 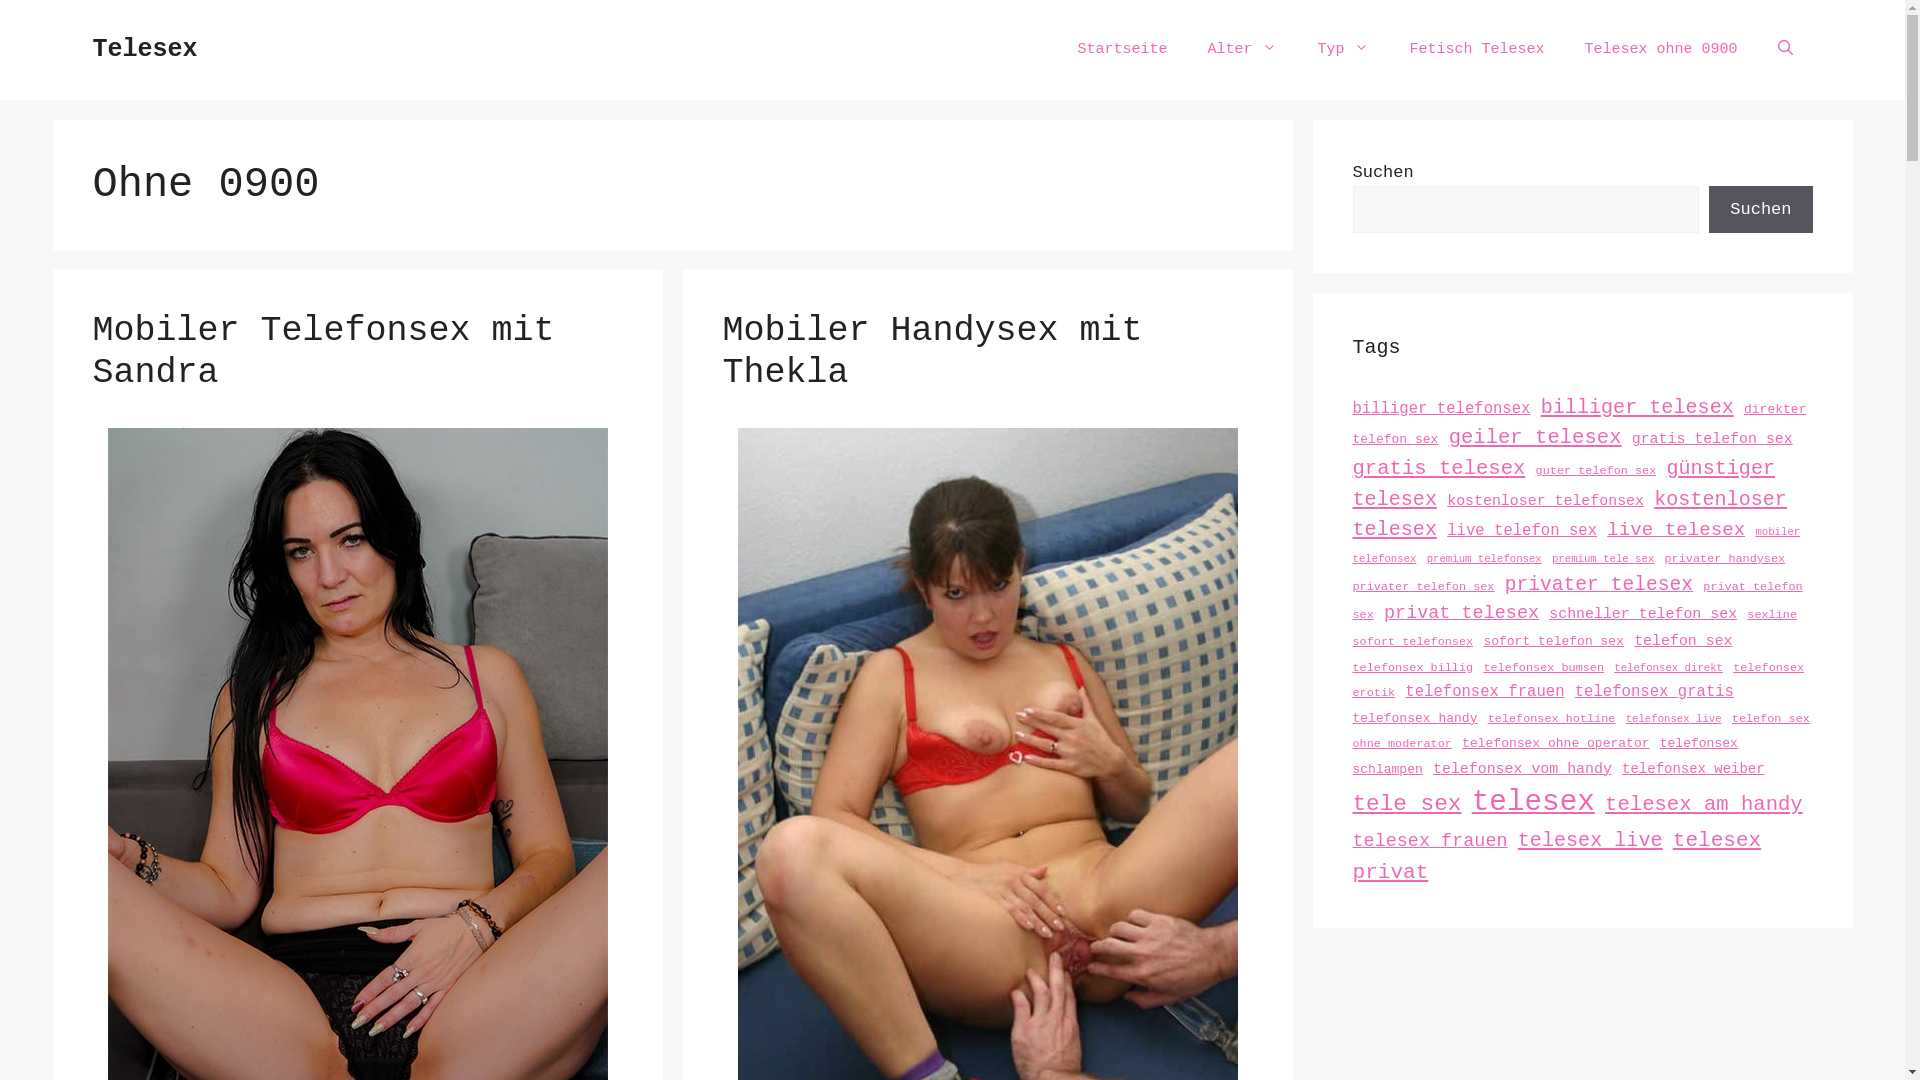 I want to click on 'telesex am handy', so click(x=1703, y=803).